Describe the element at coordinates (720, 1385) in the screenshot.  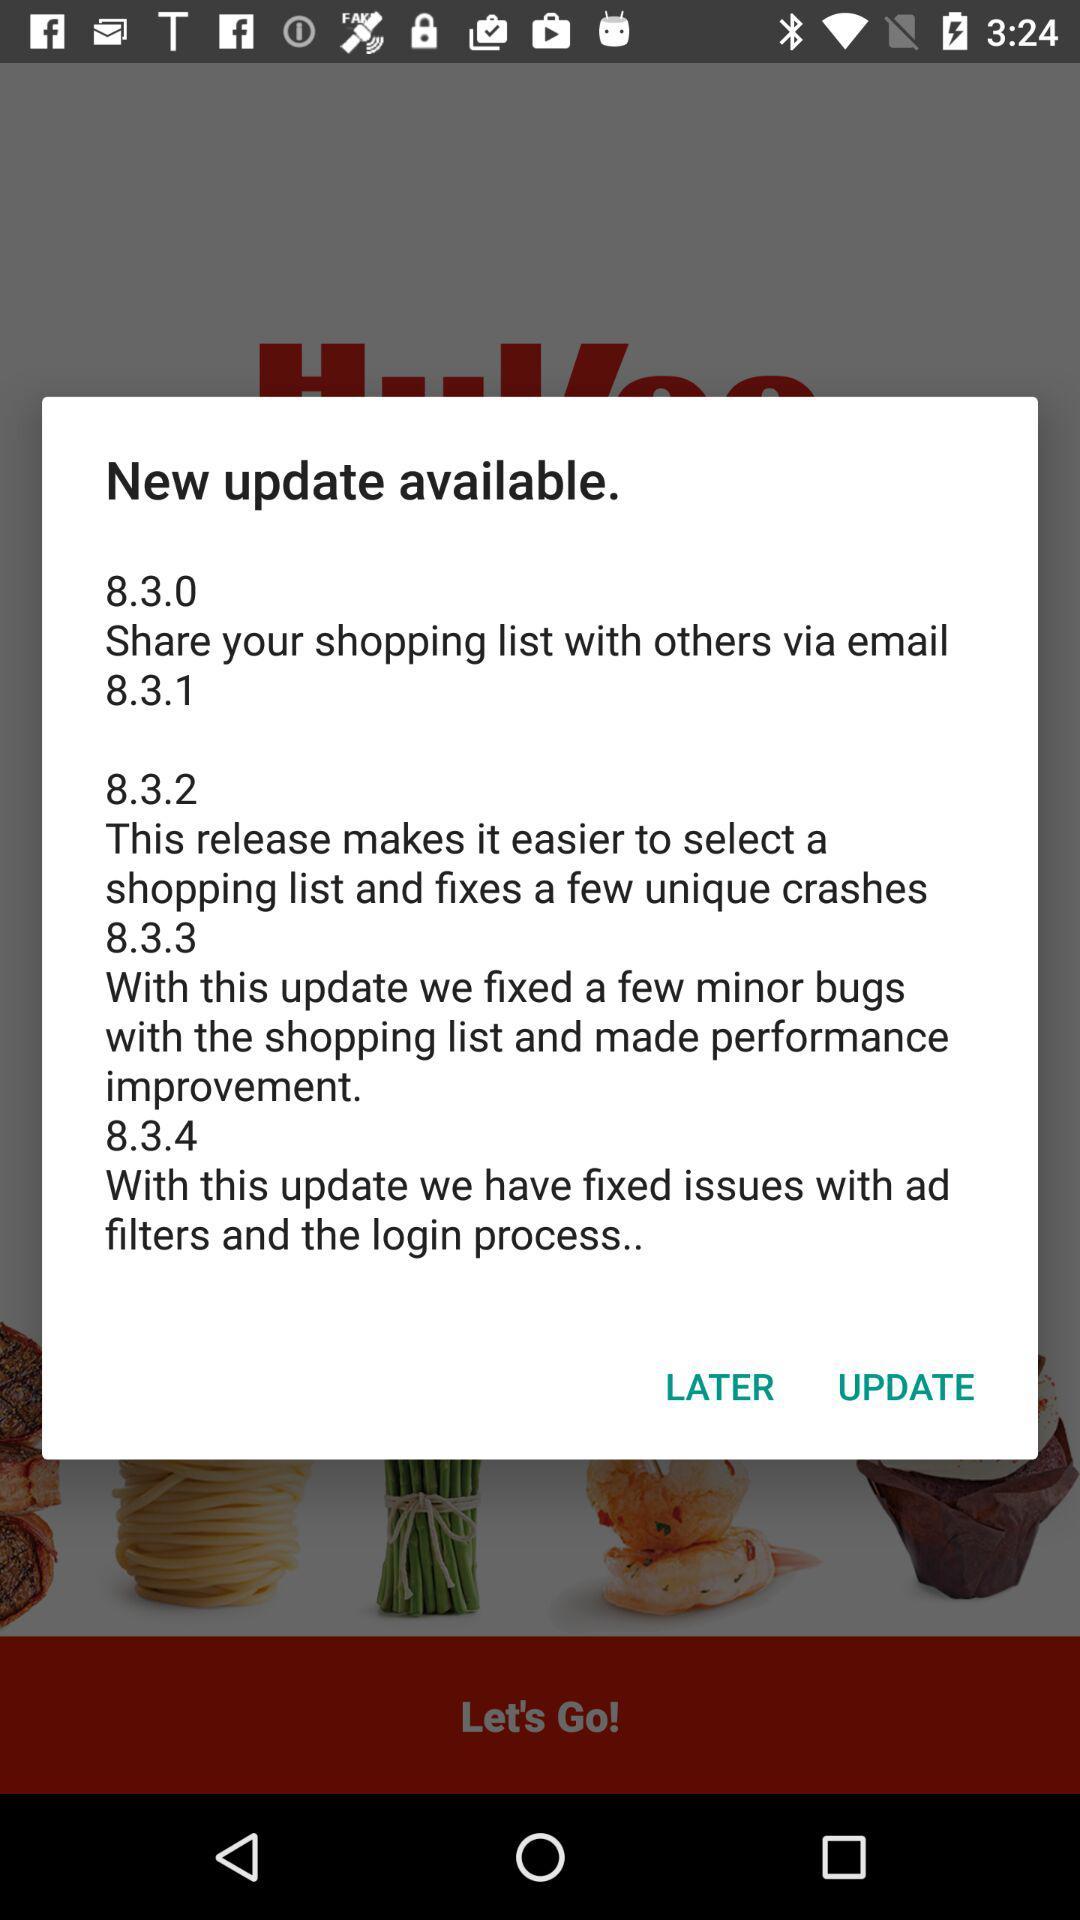
I see `the icon to the left of the update` at that location.